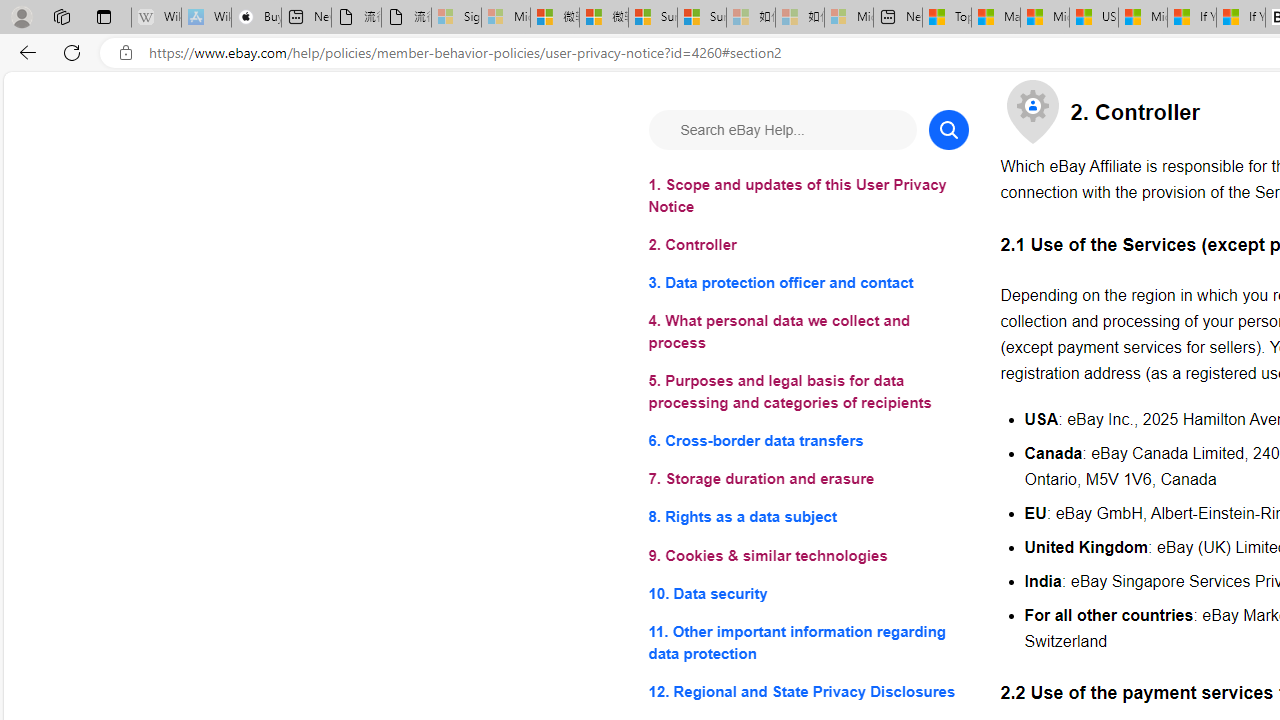 This screenshot has height=720, width=1280. What do you see at coordinates (808, 555) in the screenshot?
I see `'9. Cookies & similar technologies'` at bounding box center [808, 555].